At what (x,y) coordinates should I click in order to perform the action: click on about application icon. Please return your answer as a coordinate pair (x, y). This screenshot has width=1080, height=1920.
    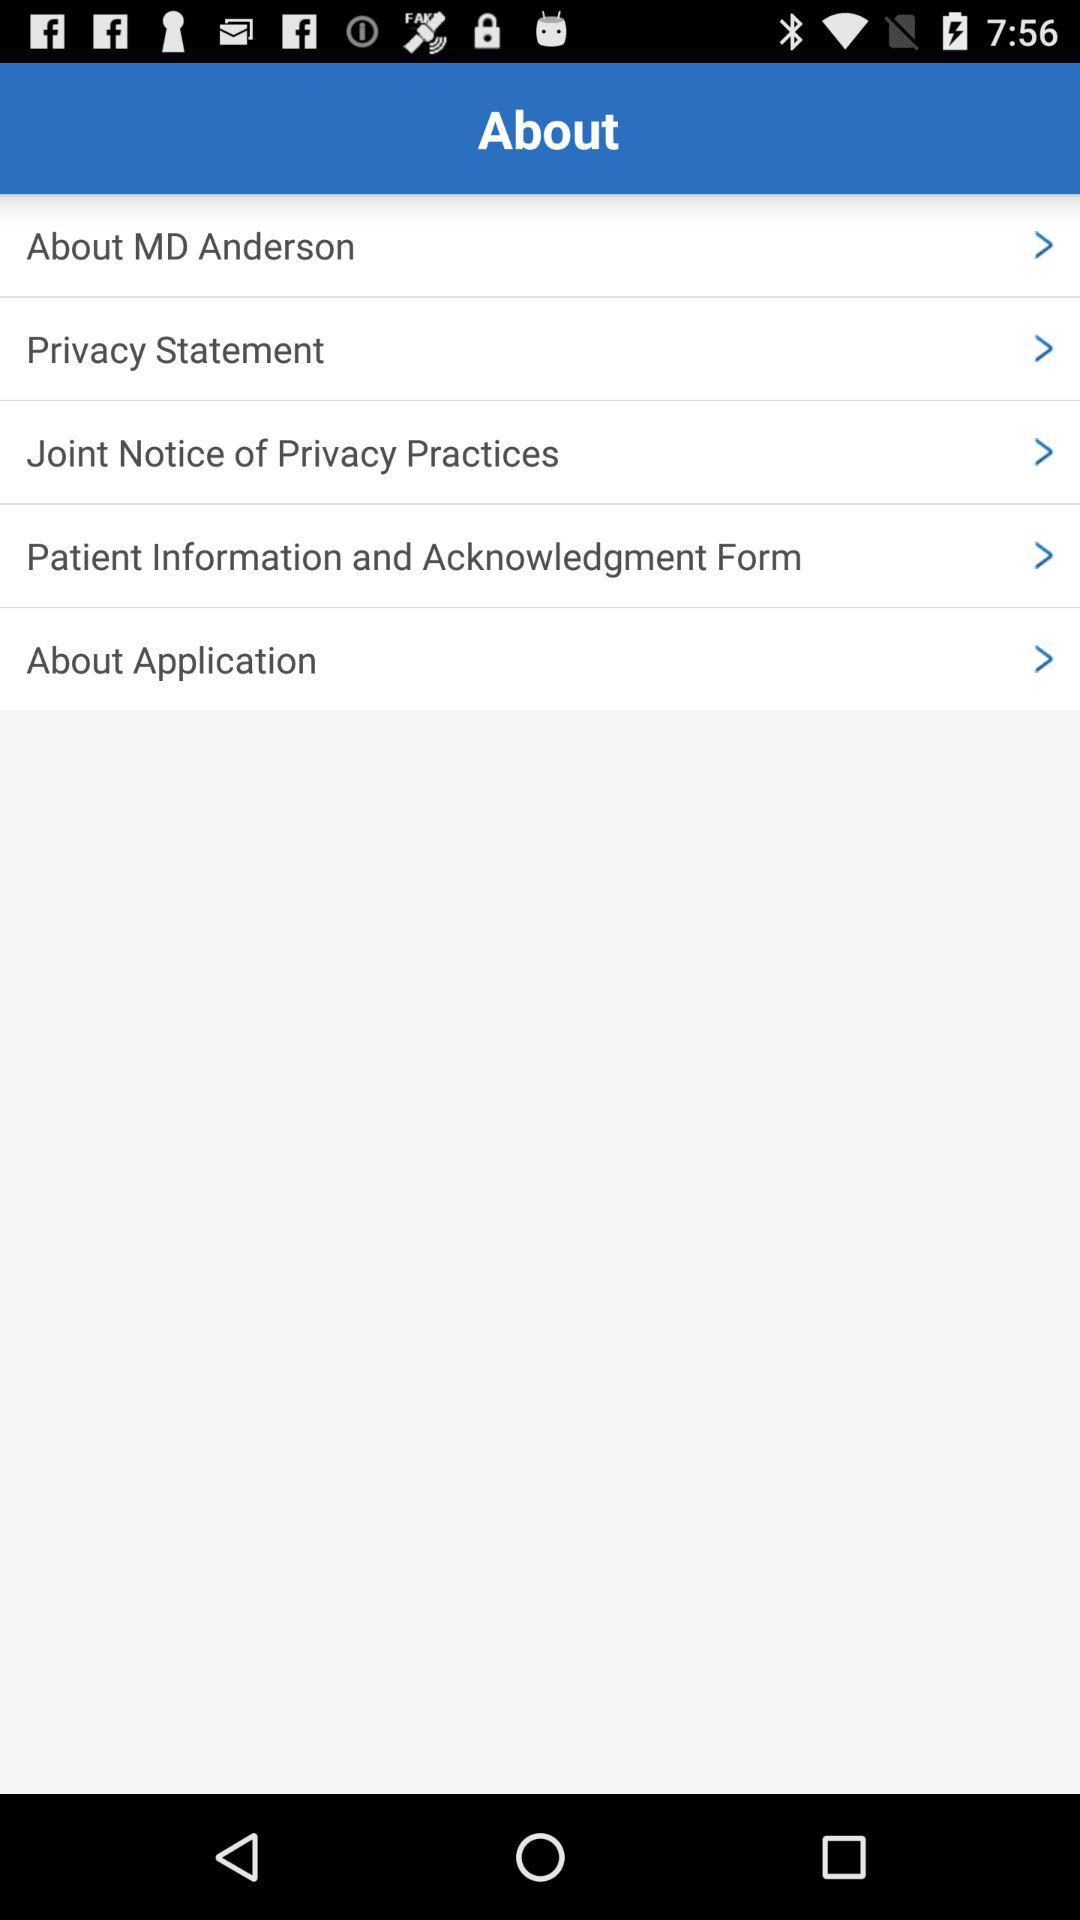
    Looking at the image, I should click on (540, 659).